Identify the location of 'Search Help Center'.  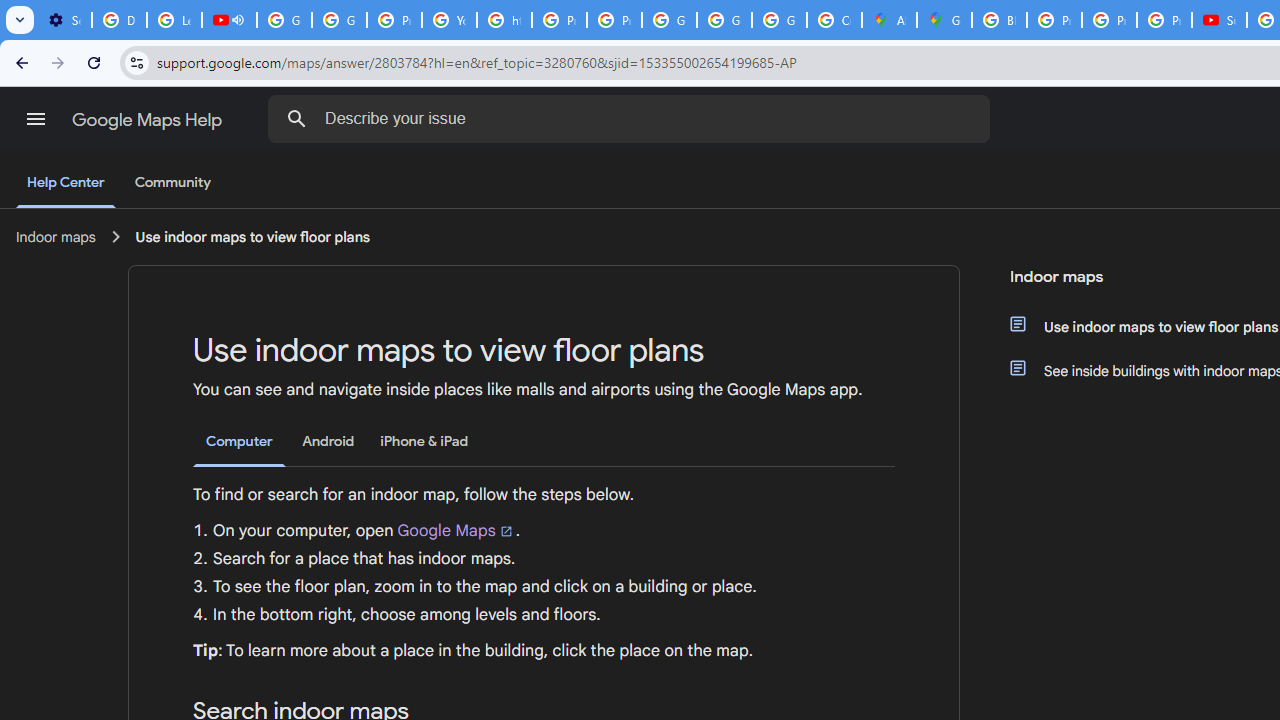
(296, 118).